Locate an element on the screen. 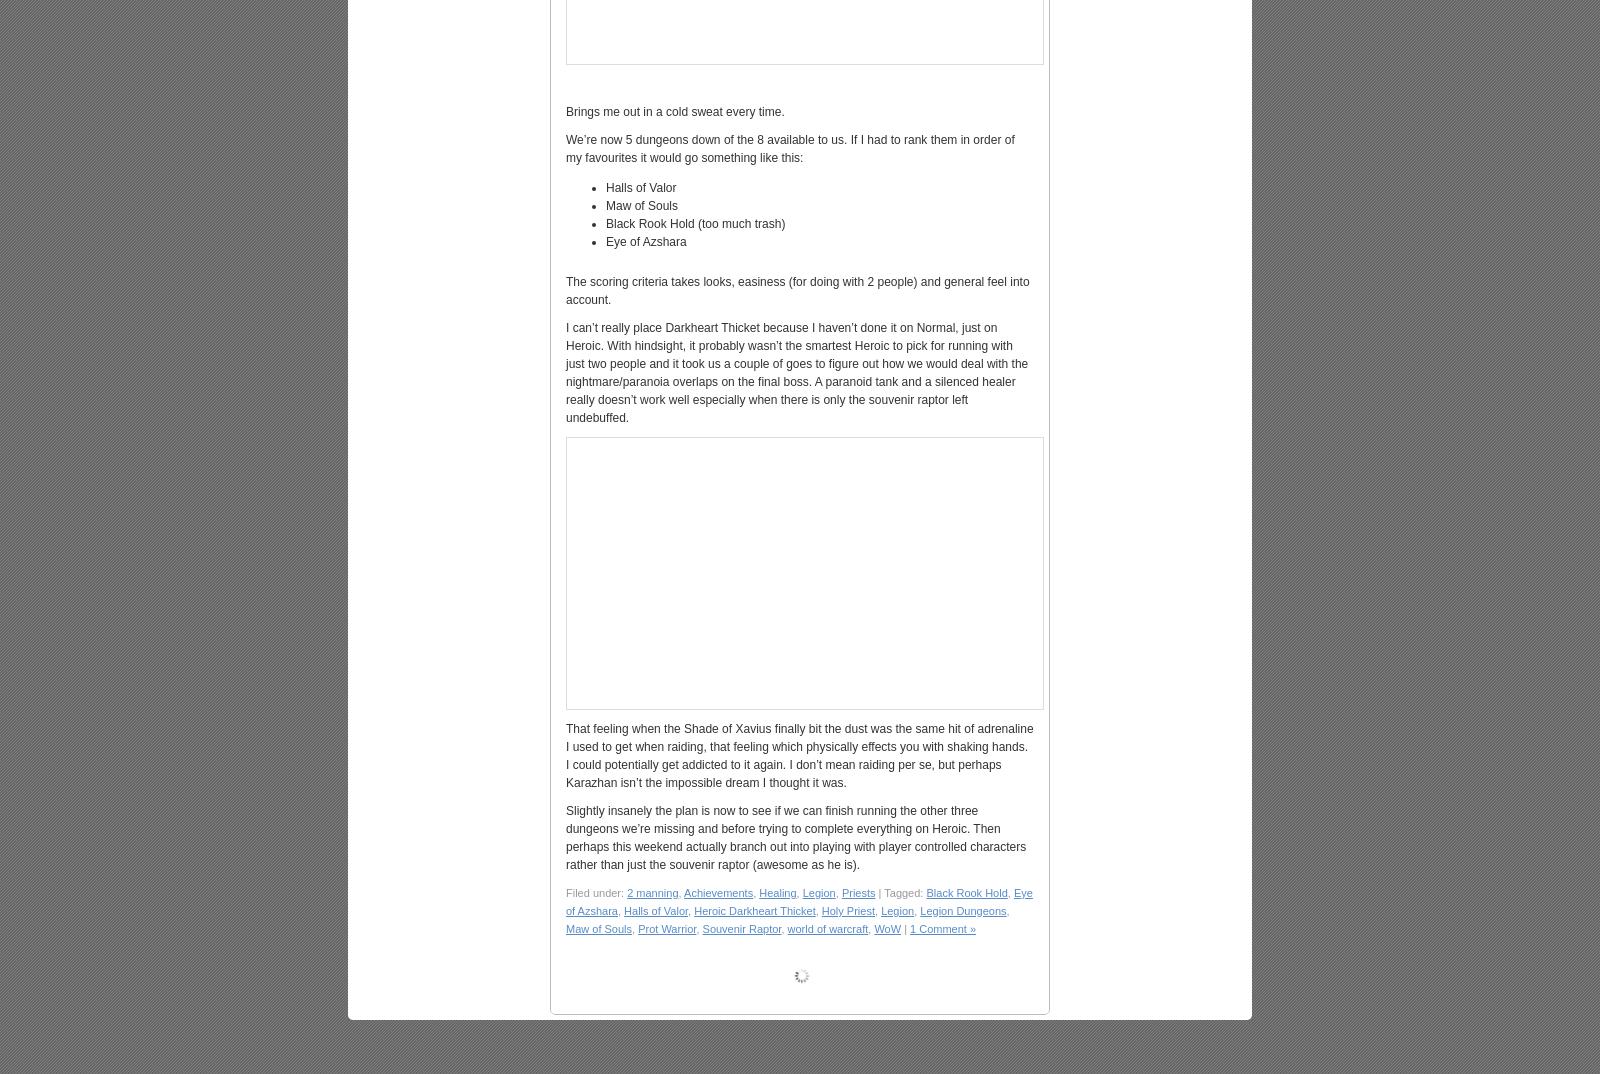 This screenshot has width=1600, height=1074. '| Tagged:' is located at coordinates (899, 892).